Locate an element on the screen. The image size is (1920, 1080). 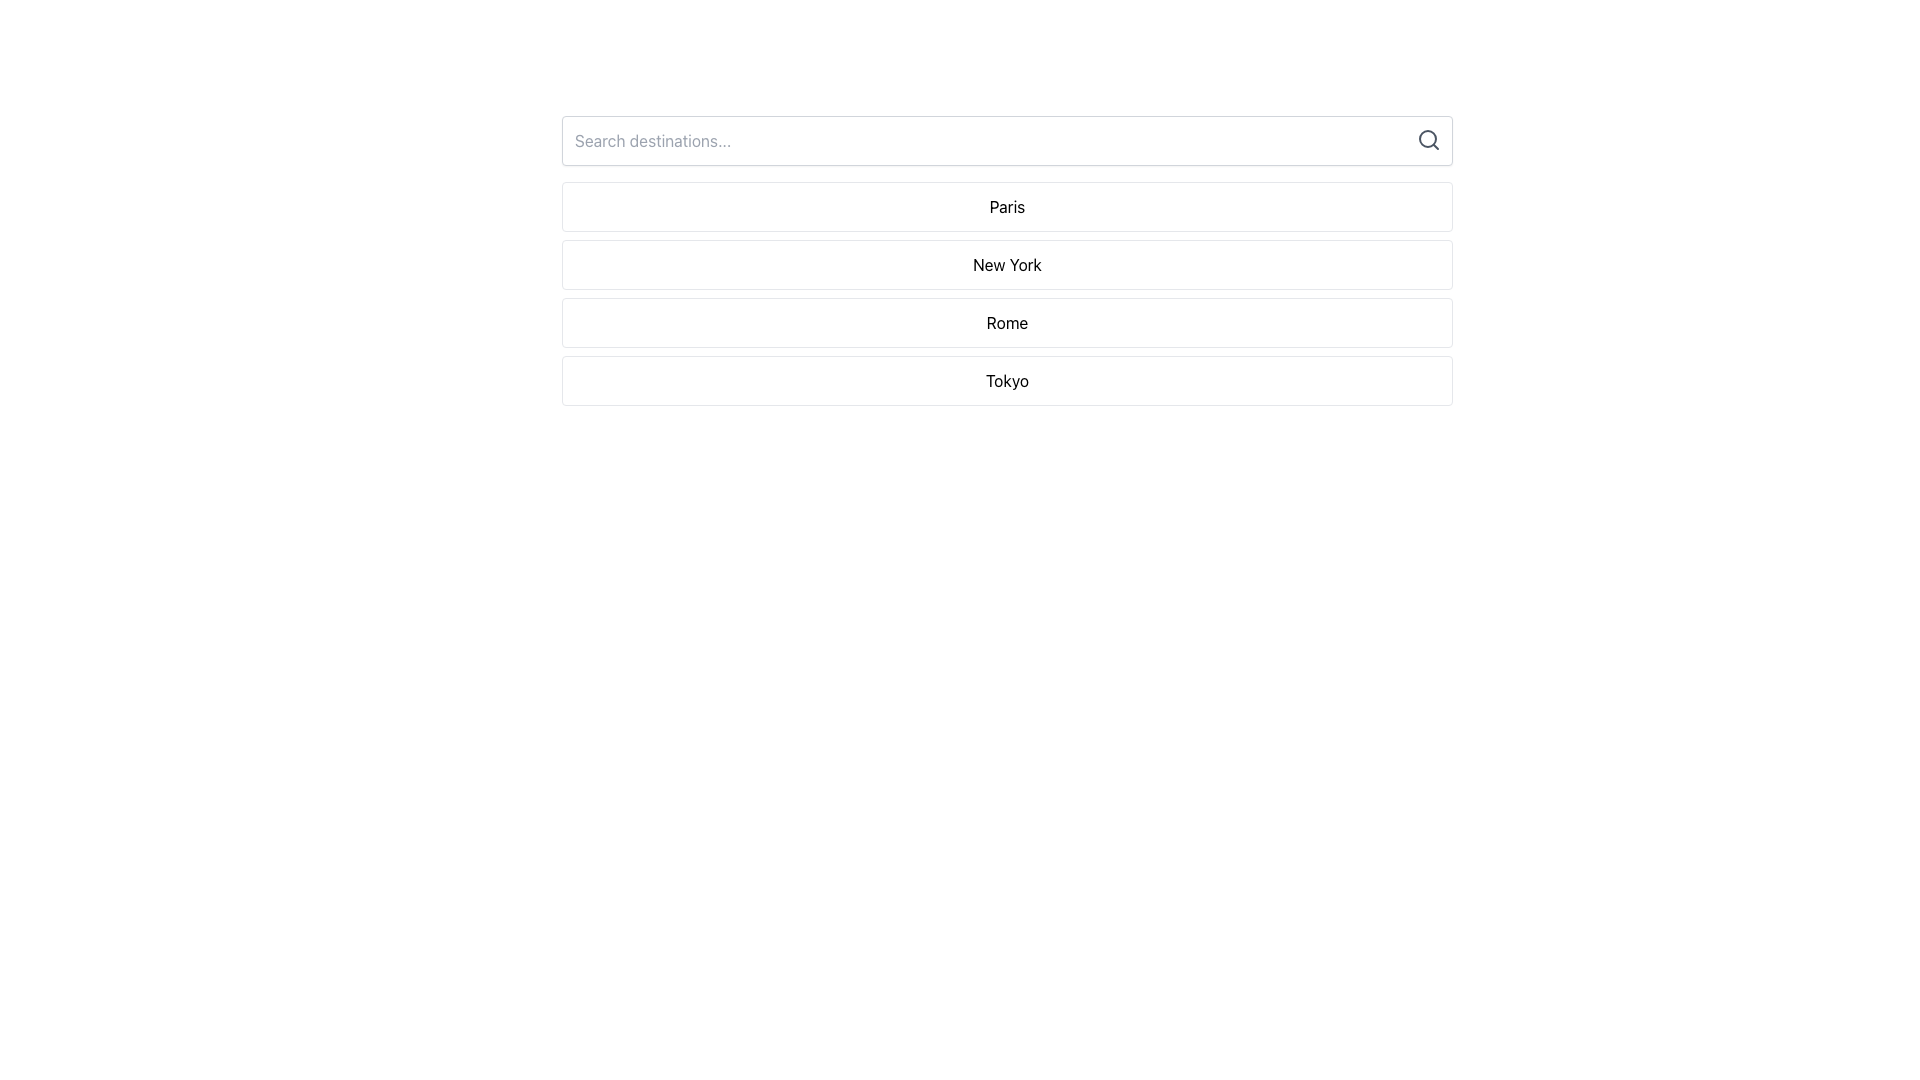
the placeholder text 'Search destinations...' in the search bar located at the top of the section before the buttons is located at coordinates (1007, 140).